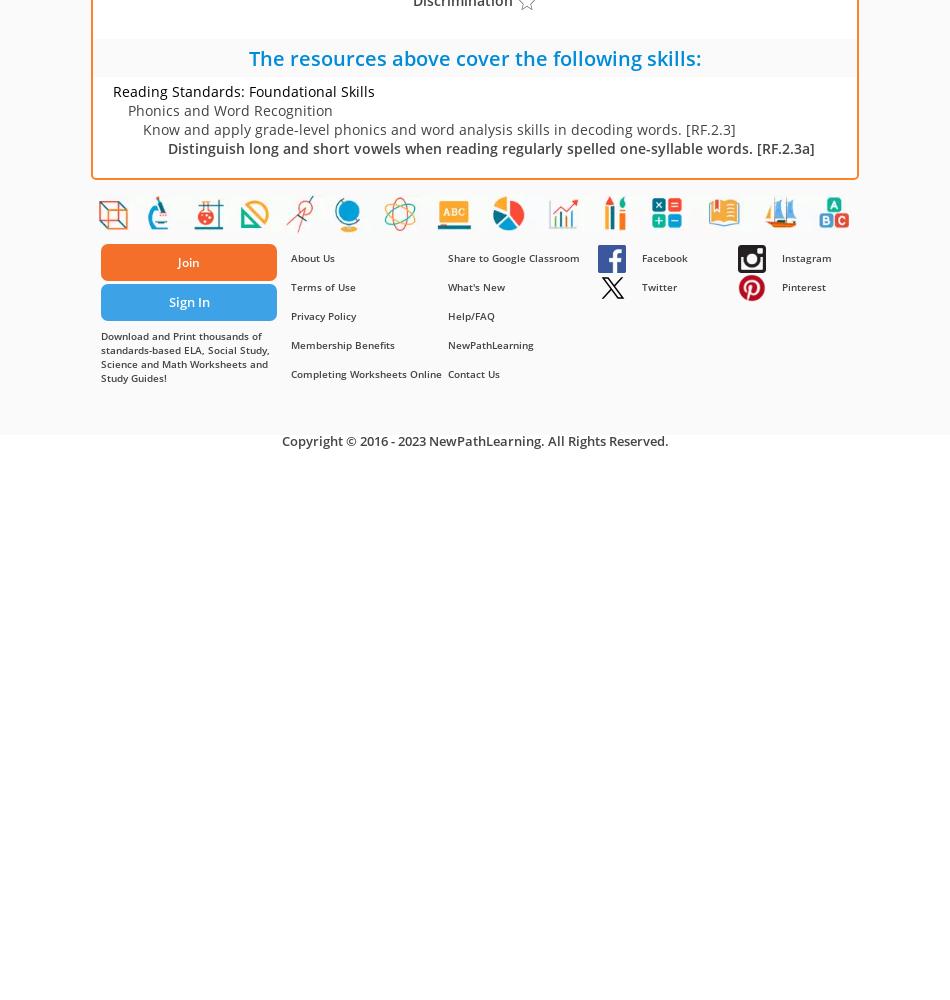 This screenshot has width=950, height=1000. What do you see at coordinates (802, 287) in the screenshot?
I see `'Pinterest'` at bounding box center [802, 287].